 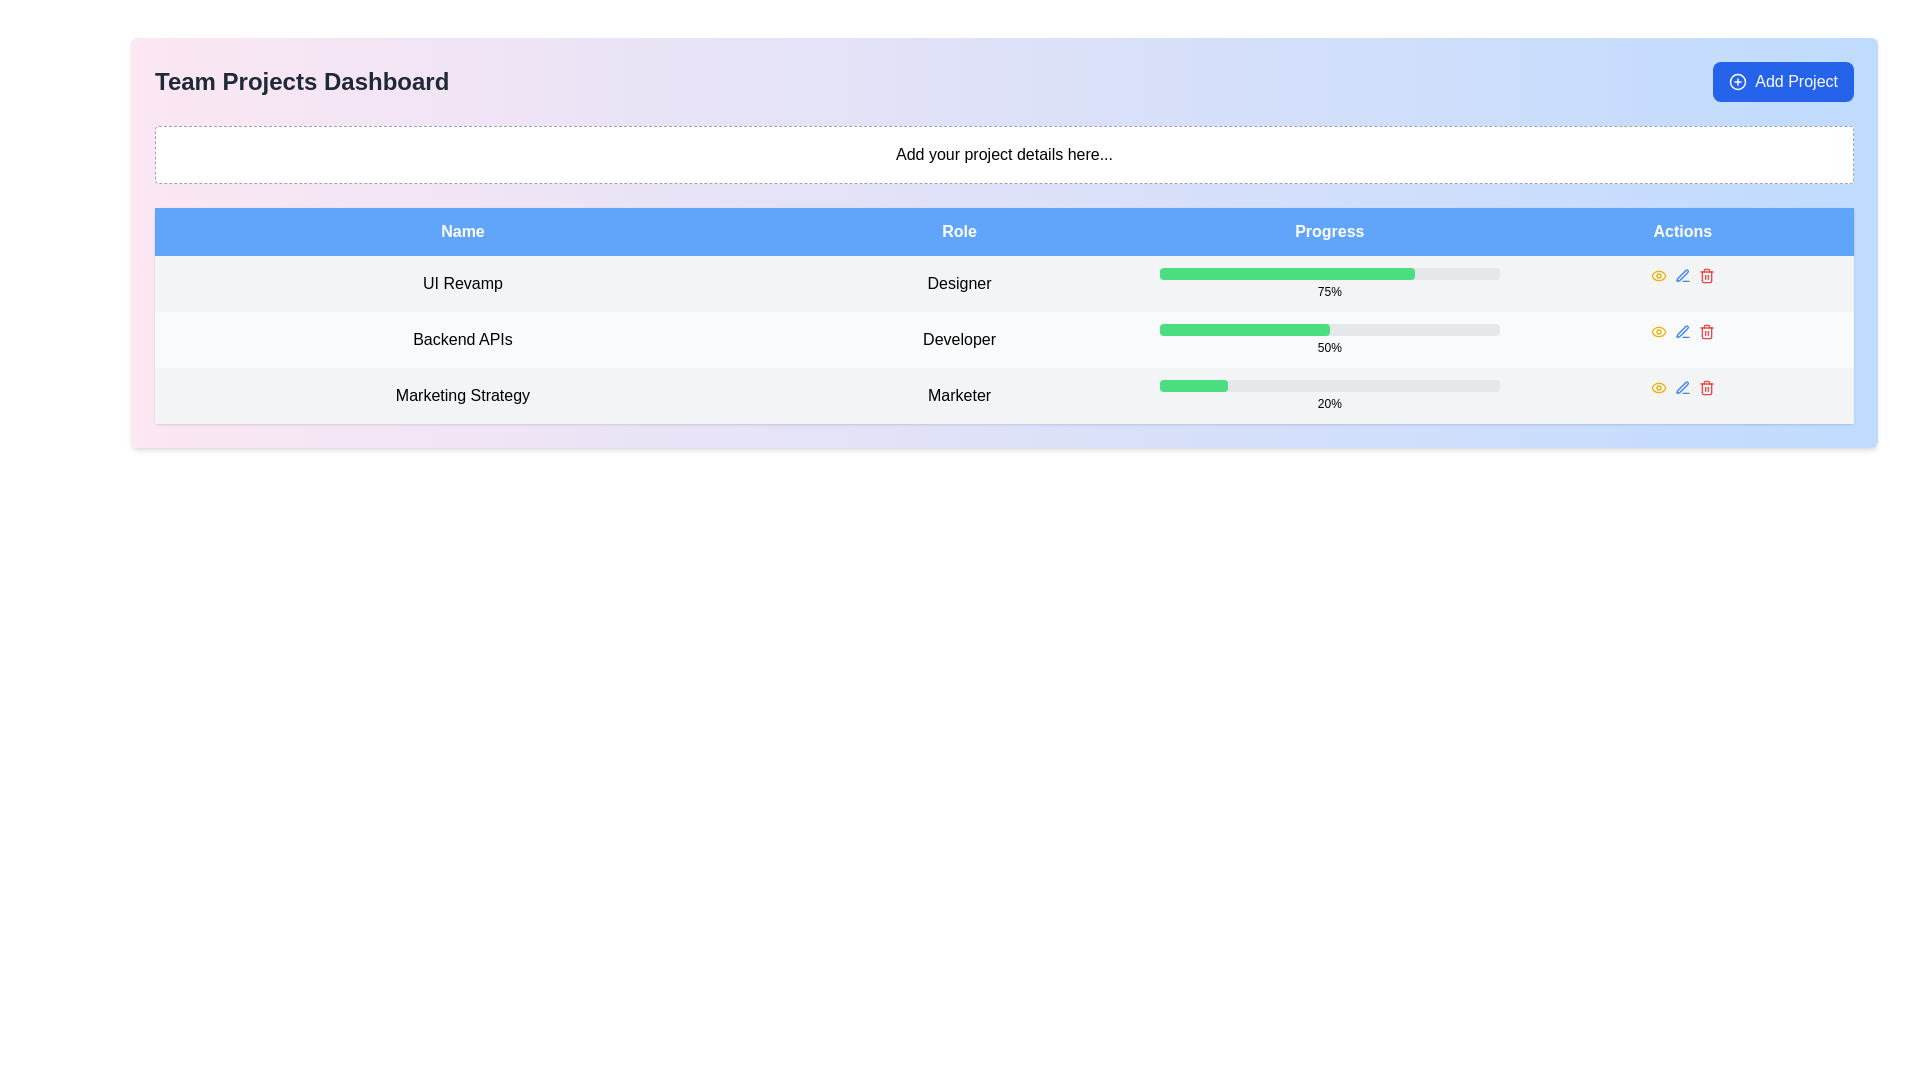 What do you see at coordinates (1681, 275) in the screenshot?
I see `the edit icon button located in the 'Actions' column of the second row labeled 'Backend APIs'` at bounding box center [1681, 275].